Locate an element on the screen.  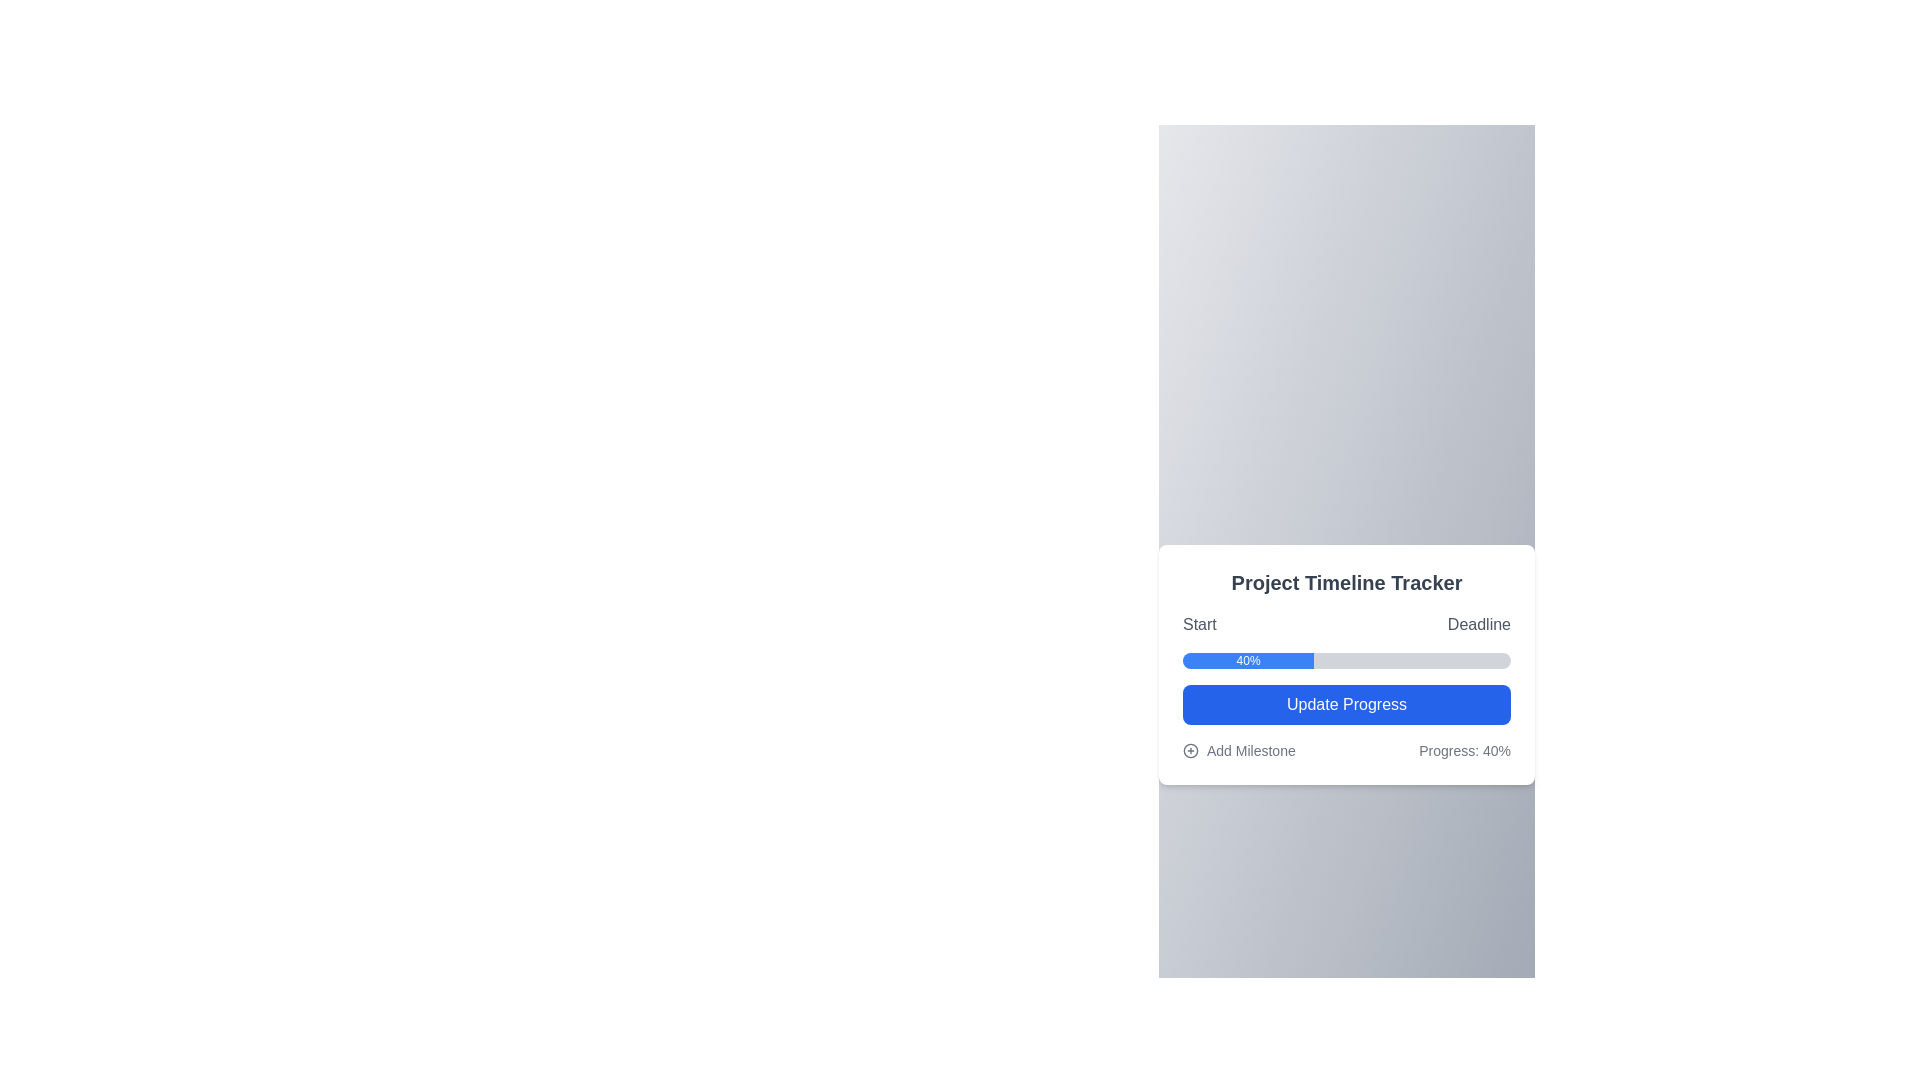
the button for adding a new milestone to change its text color to blue is located at coordinates (1238, 751).